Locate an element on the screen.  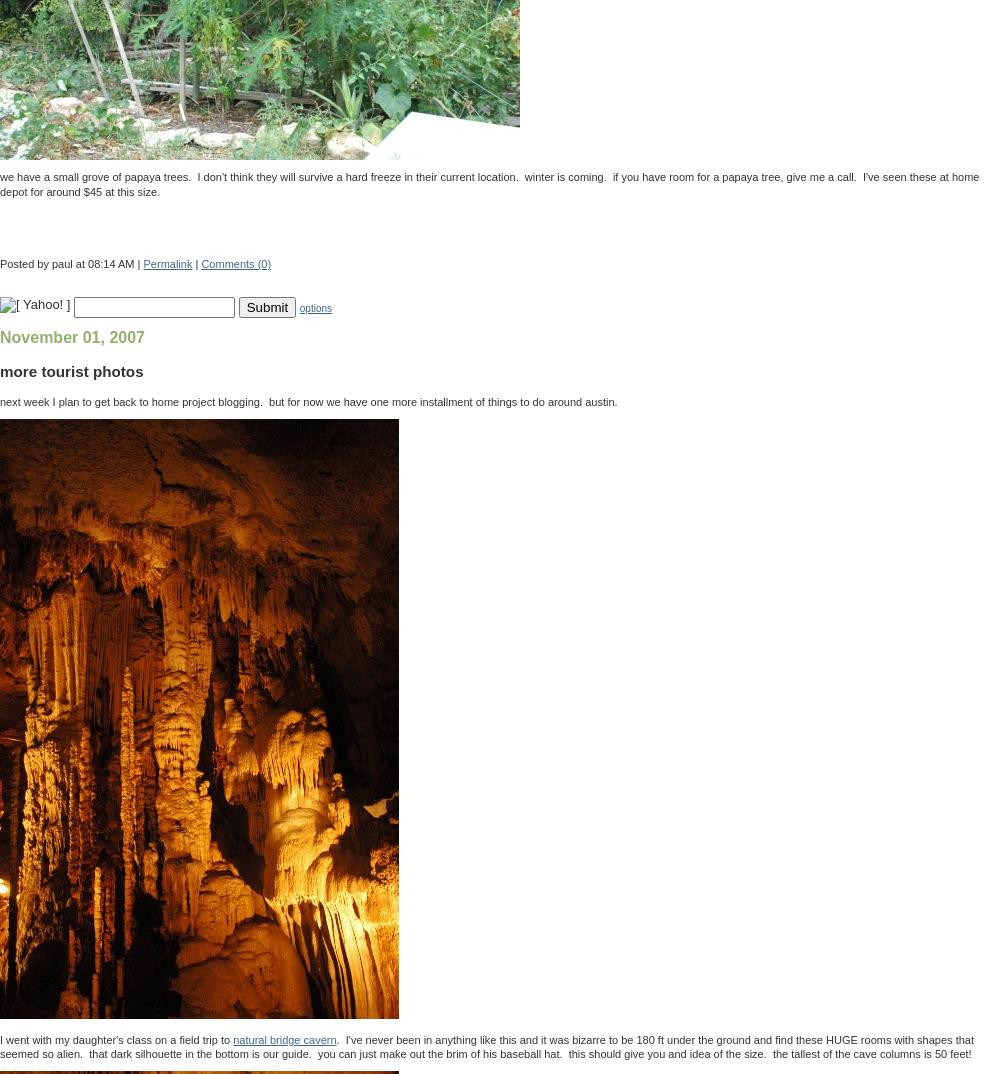
'options' is located at coordinates (314, 307).